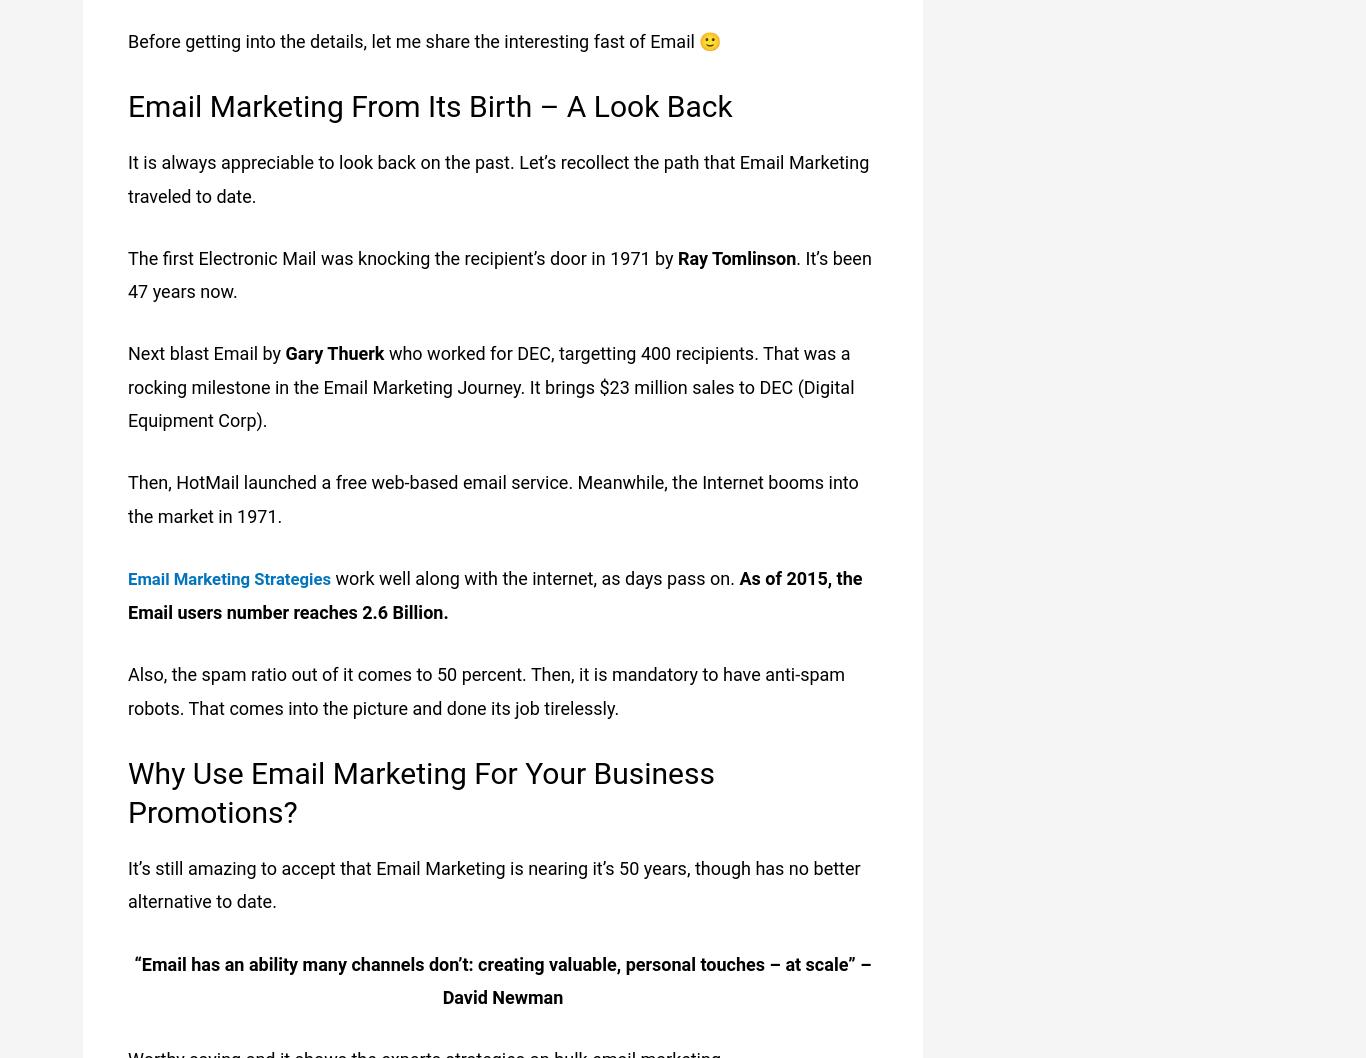  What do you see at coordinates (499, 273) in the screenshot?
I see `'. It’s been 47 years now.'` at bounding box center [499, 273].